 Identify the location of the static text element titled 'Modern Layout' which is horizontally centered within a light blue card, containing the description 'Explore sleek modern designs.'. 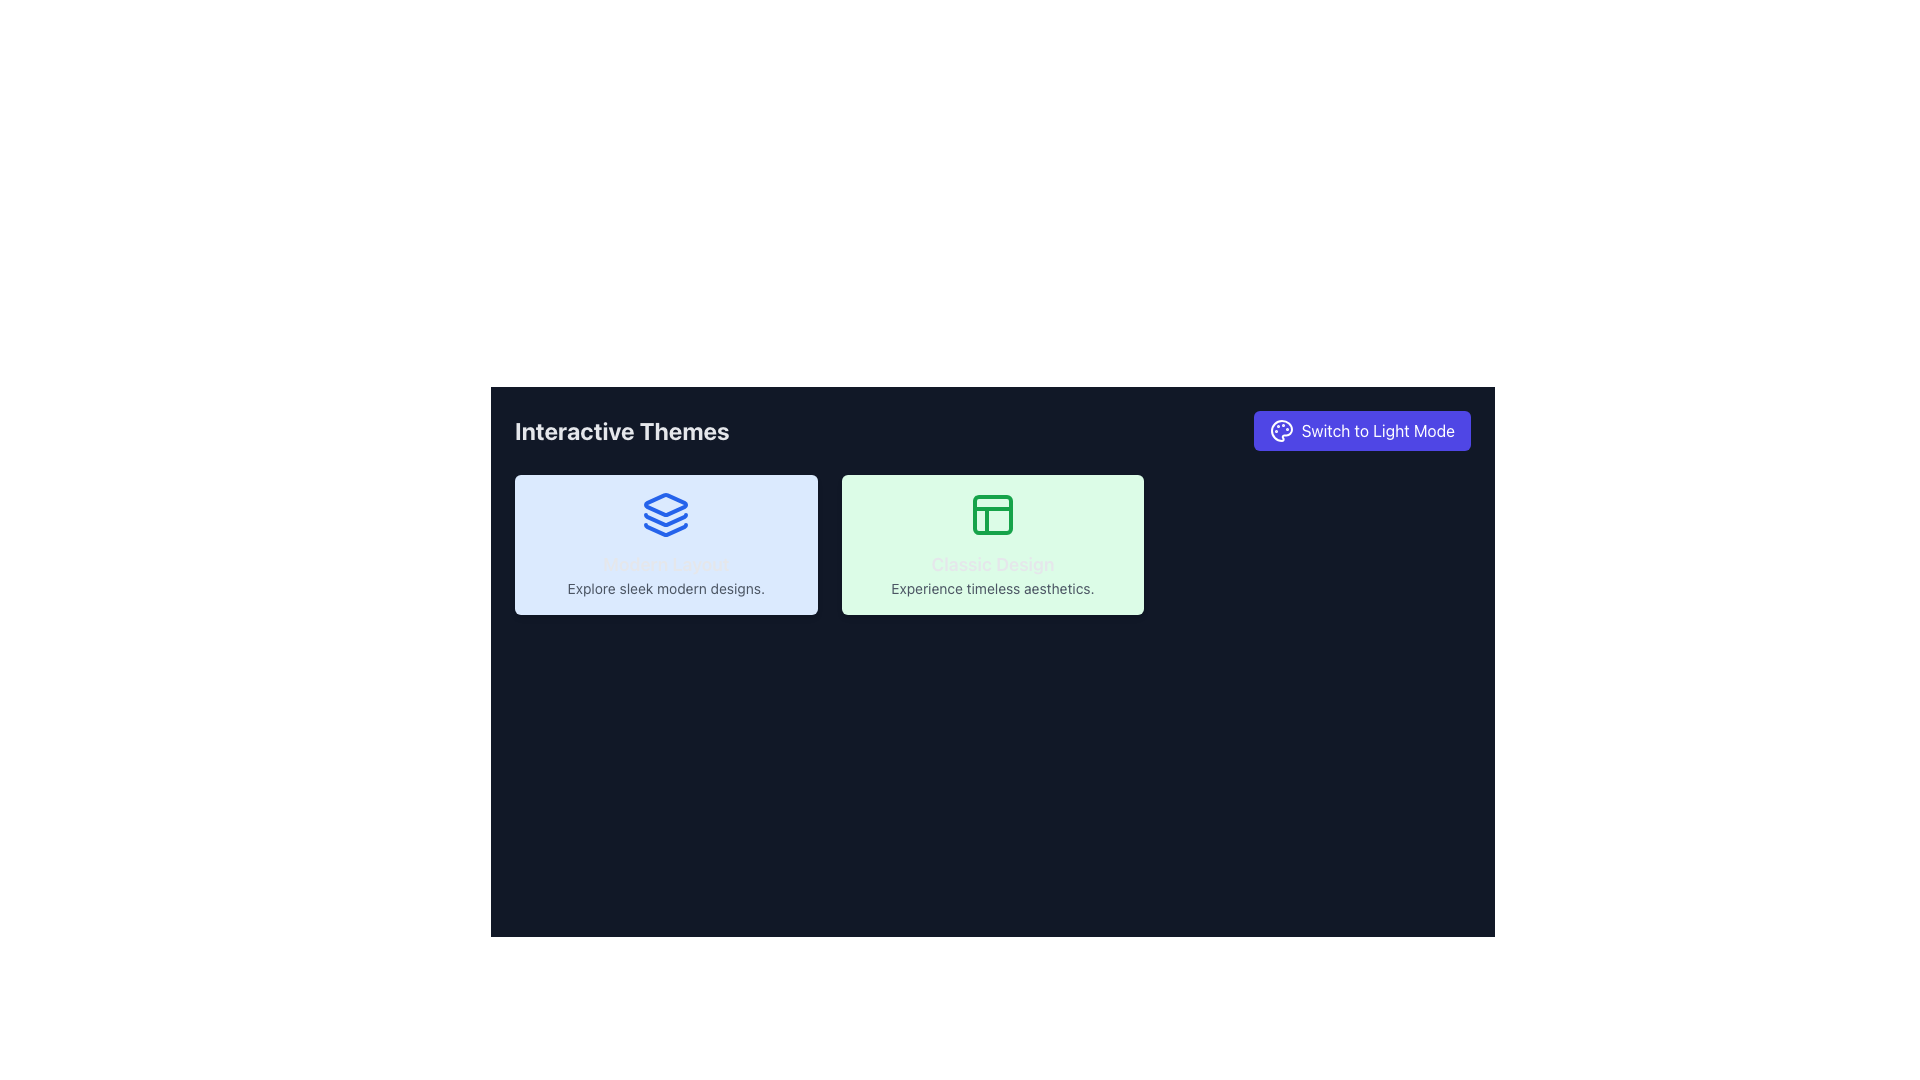
(666, 574).